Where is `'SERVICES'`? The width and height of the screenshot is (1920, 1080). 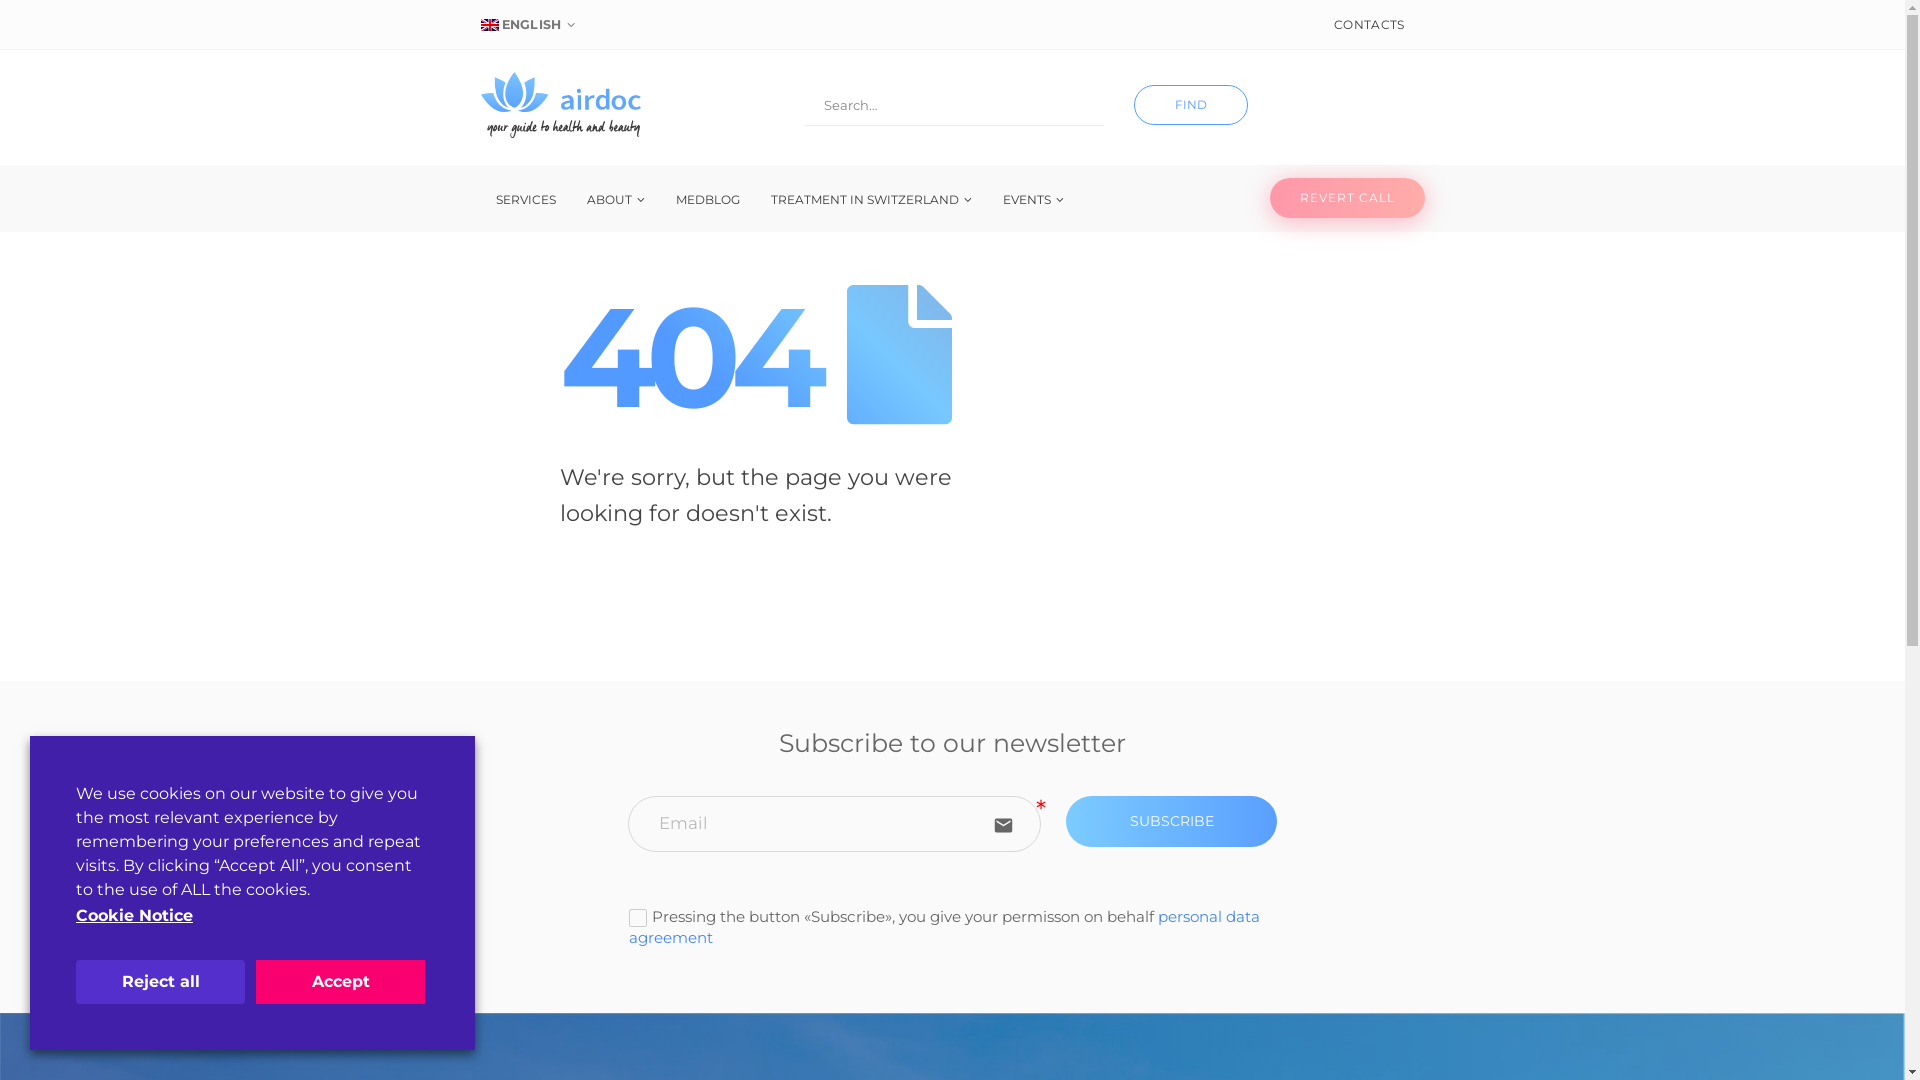
'SERVICES' is located at coordinates (524, 200).